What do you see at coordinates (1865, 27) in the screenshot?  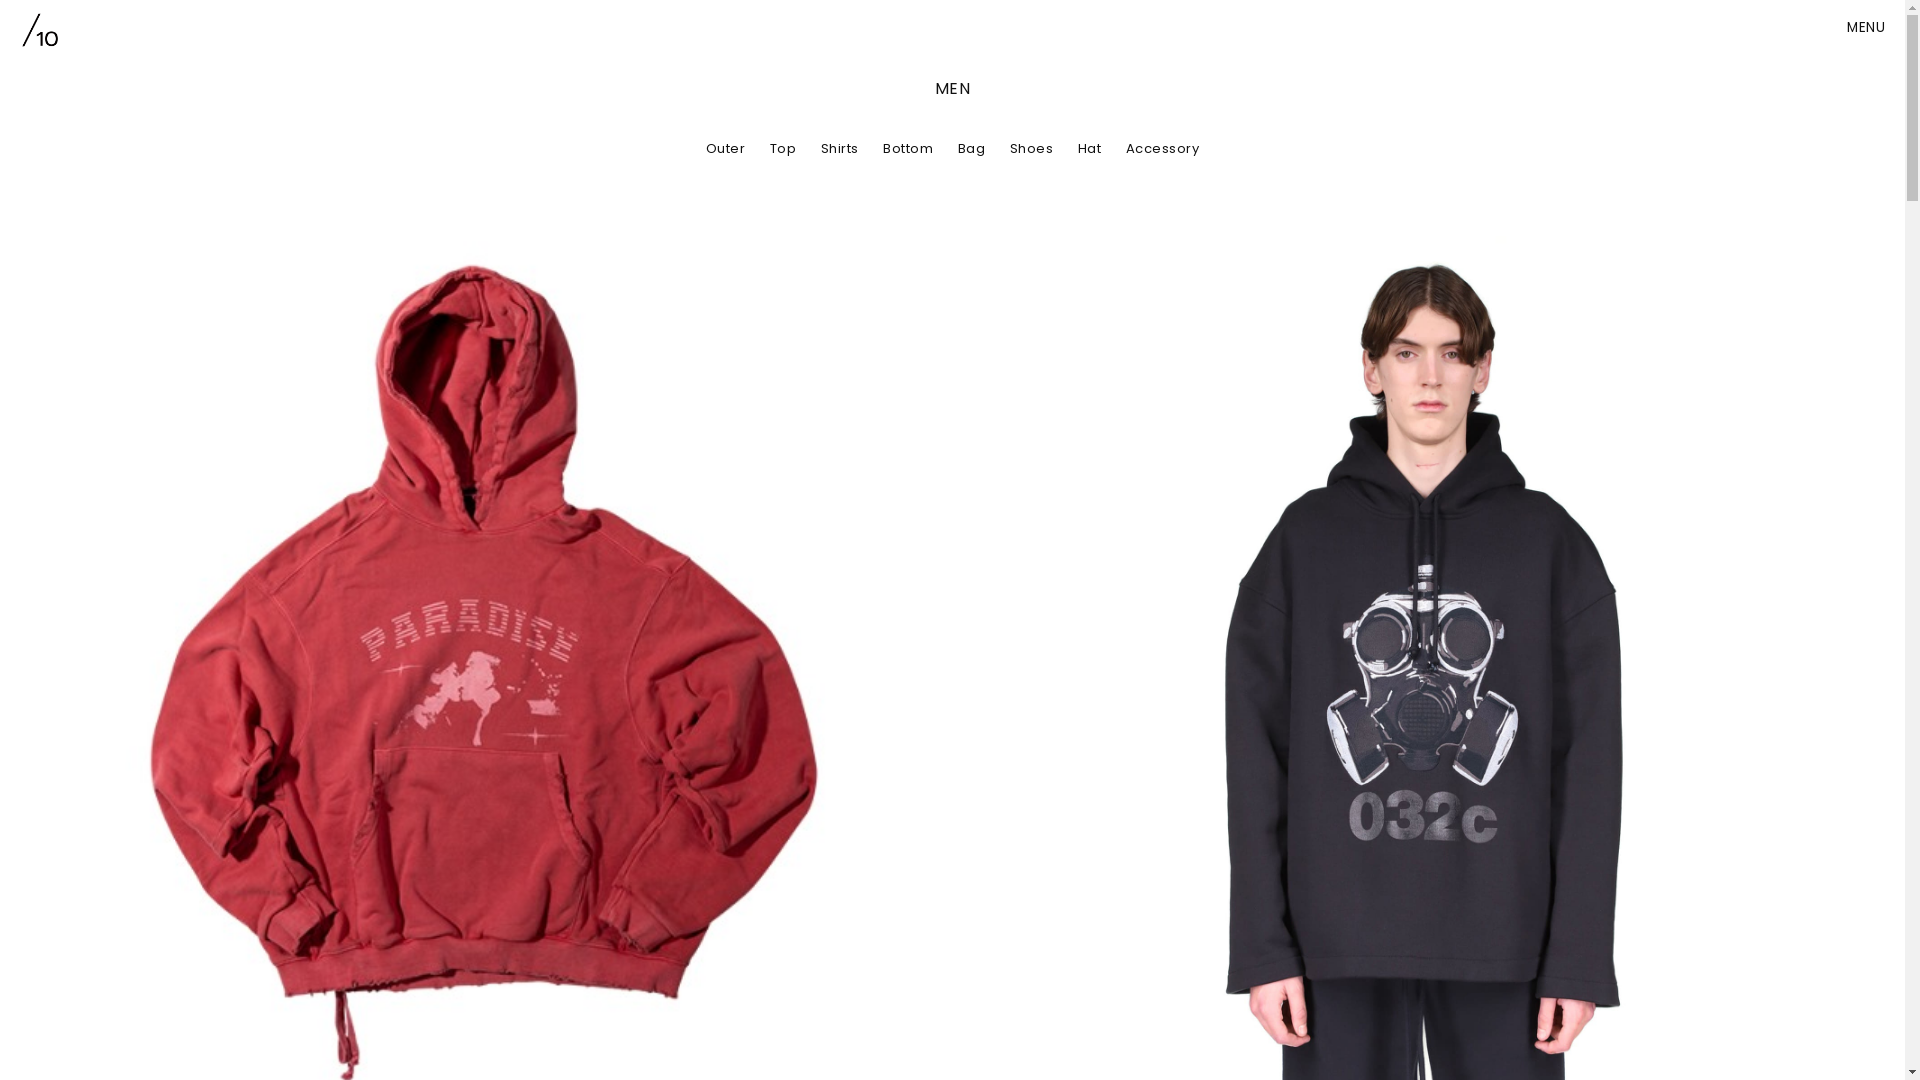 I see `'MENU'` at bounding box center [1865, 27].